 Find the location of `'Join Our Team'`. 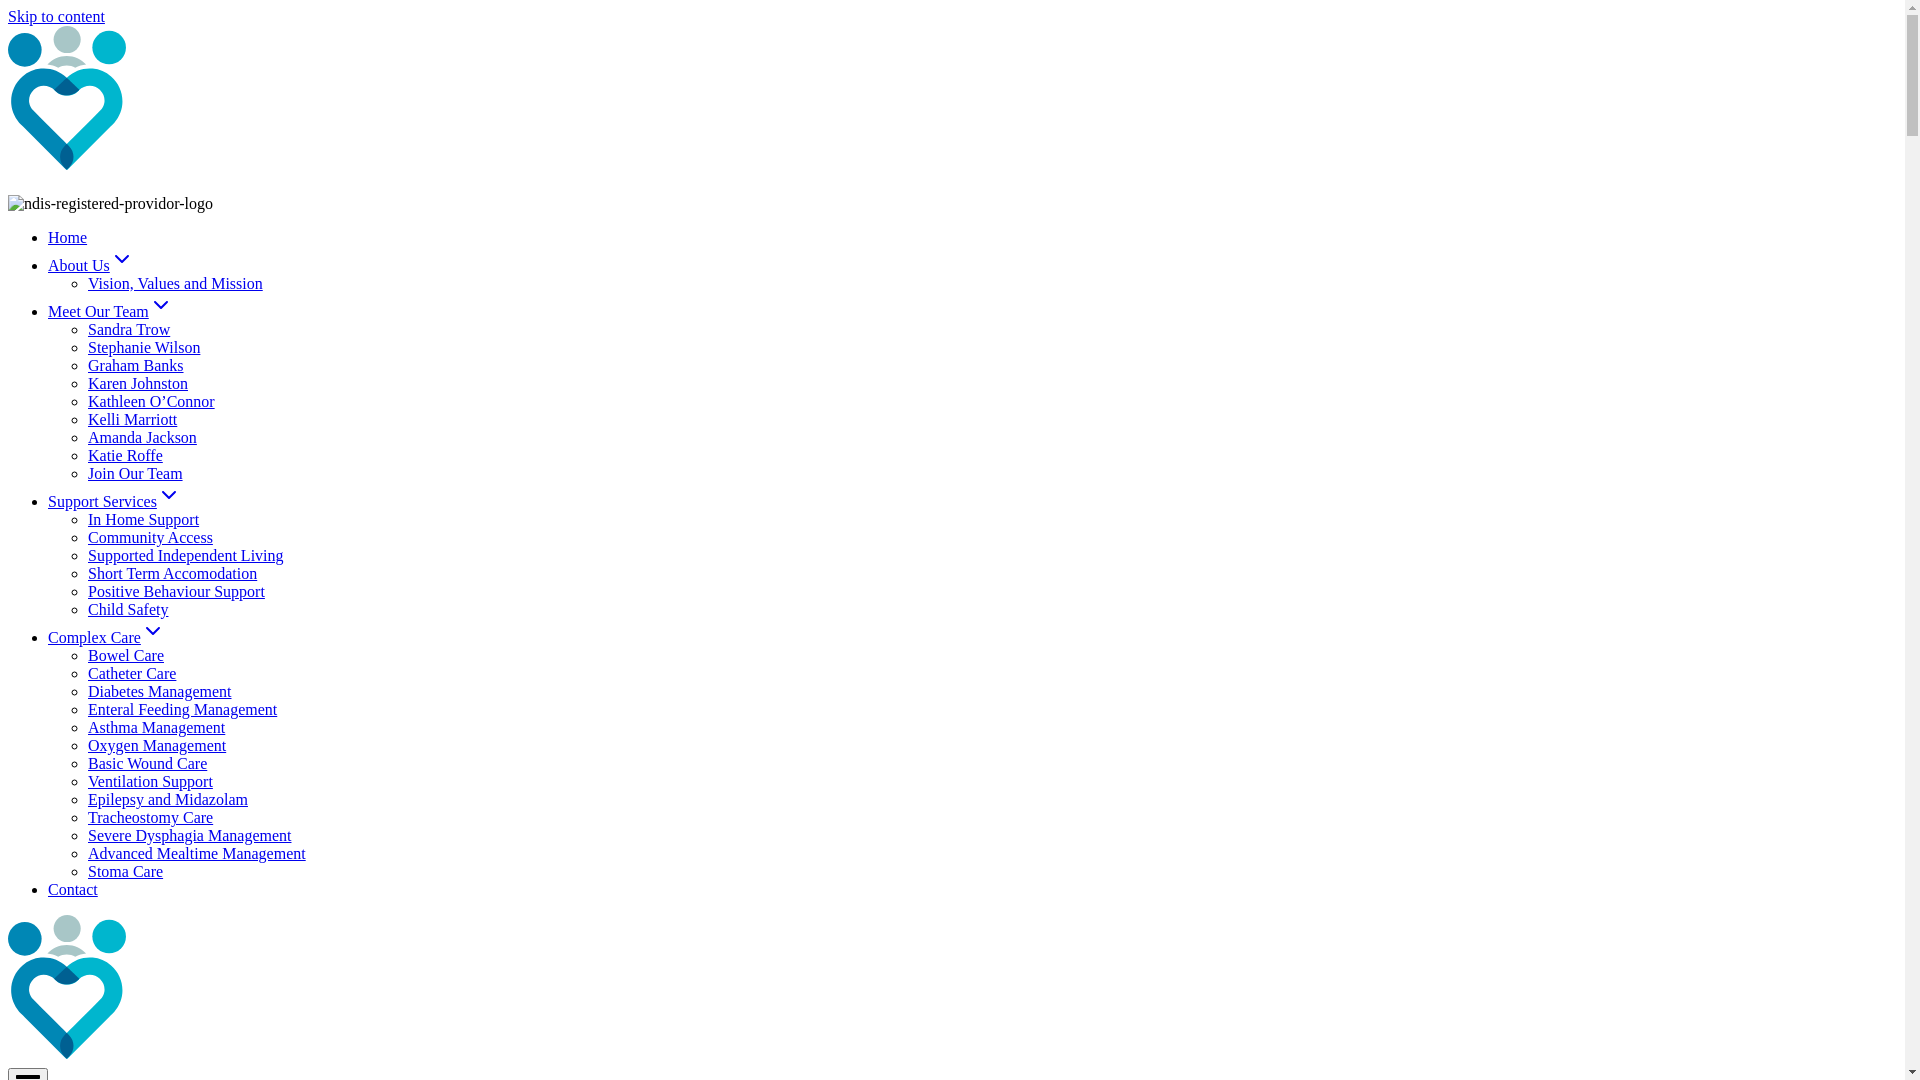

'Join Our Team' is located at coordinates (134, 473).